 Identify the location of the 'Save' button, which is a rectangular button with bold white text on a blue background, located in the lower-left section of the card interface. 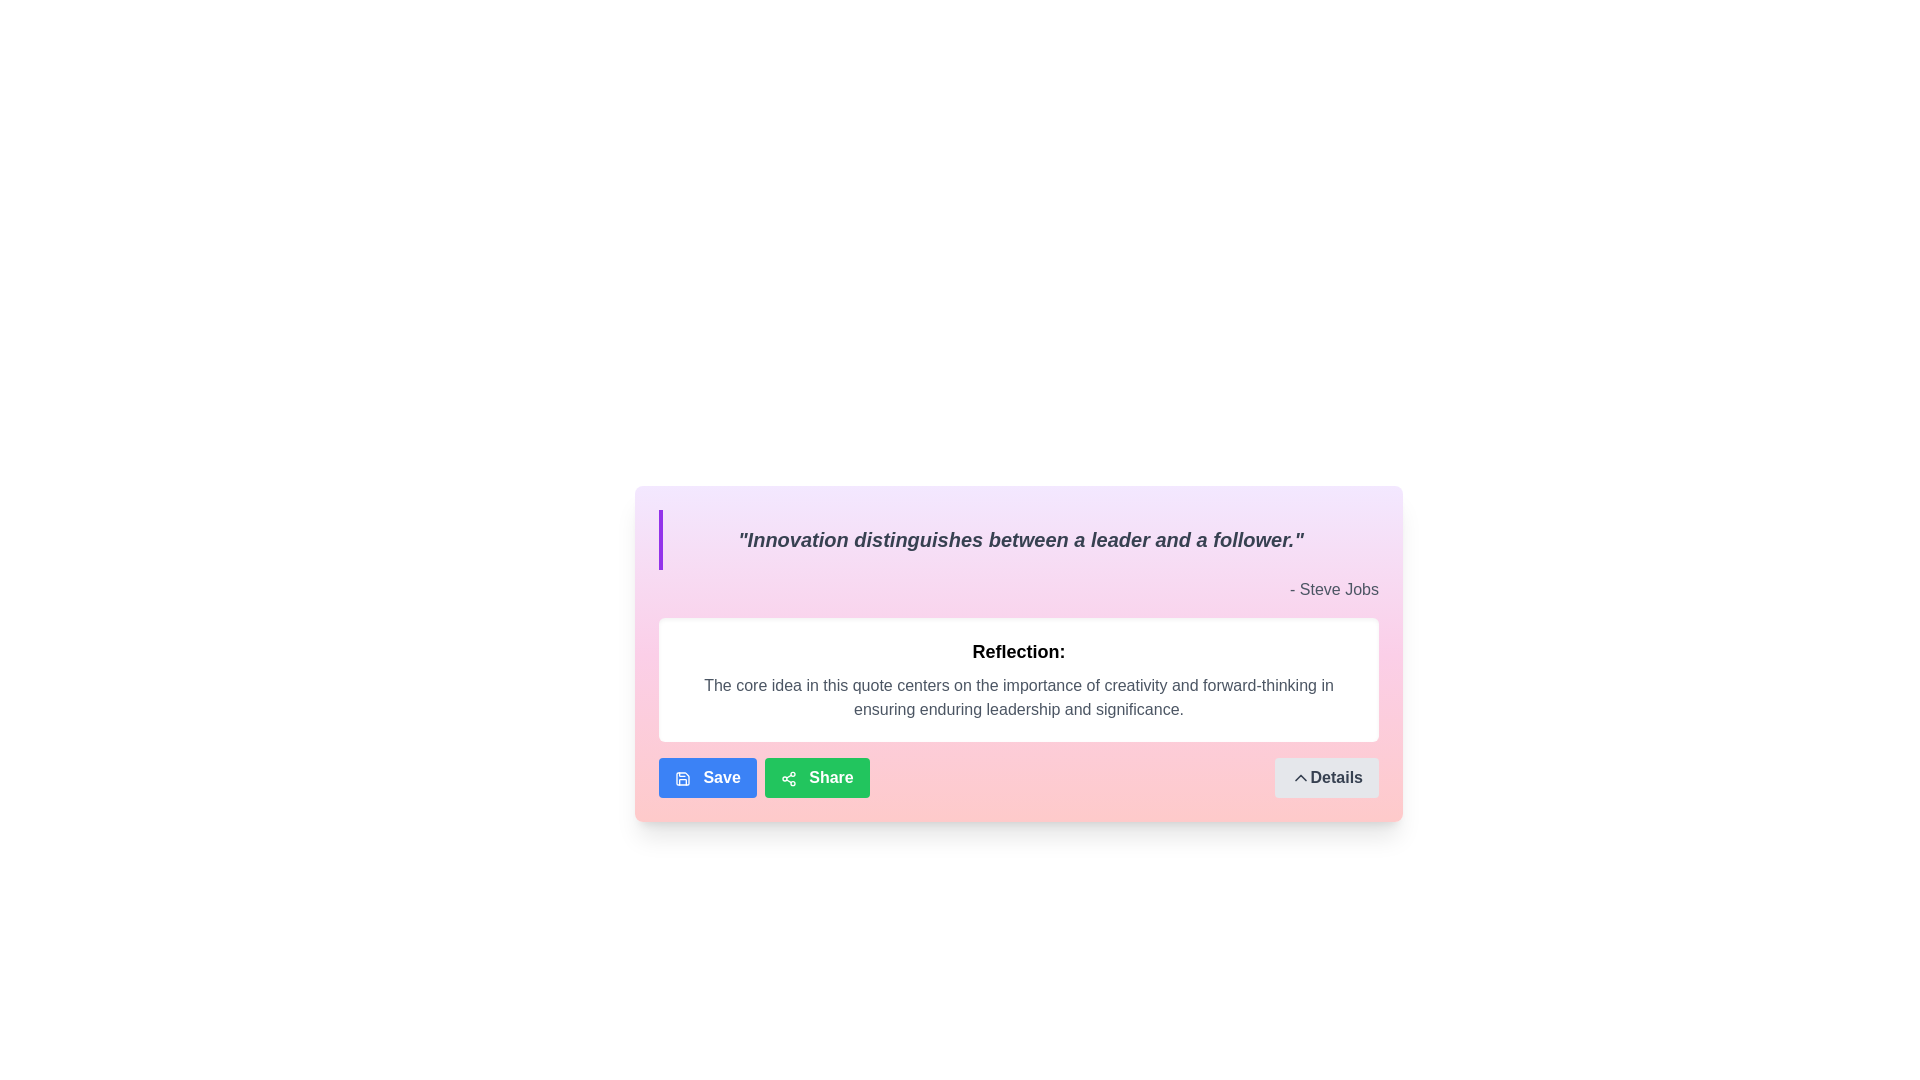
(707, 777).